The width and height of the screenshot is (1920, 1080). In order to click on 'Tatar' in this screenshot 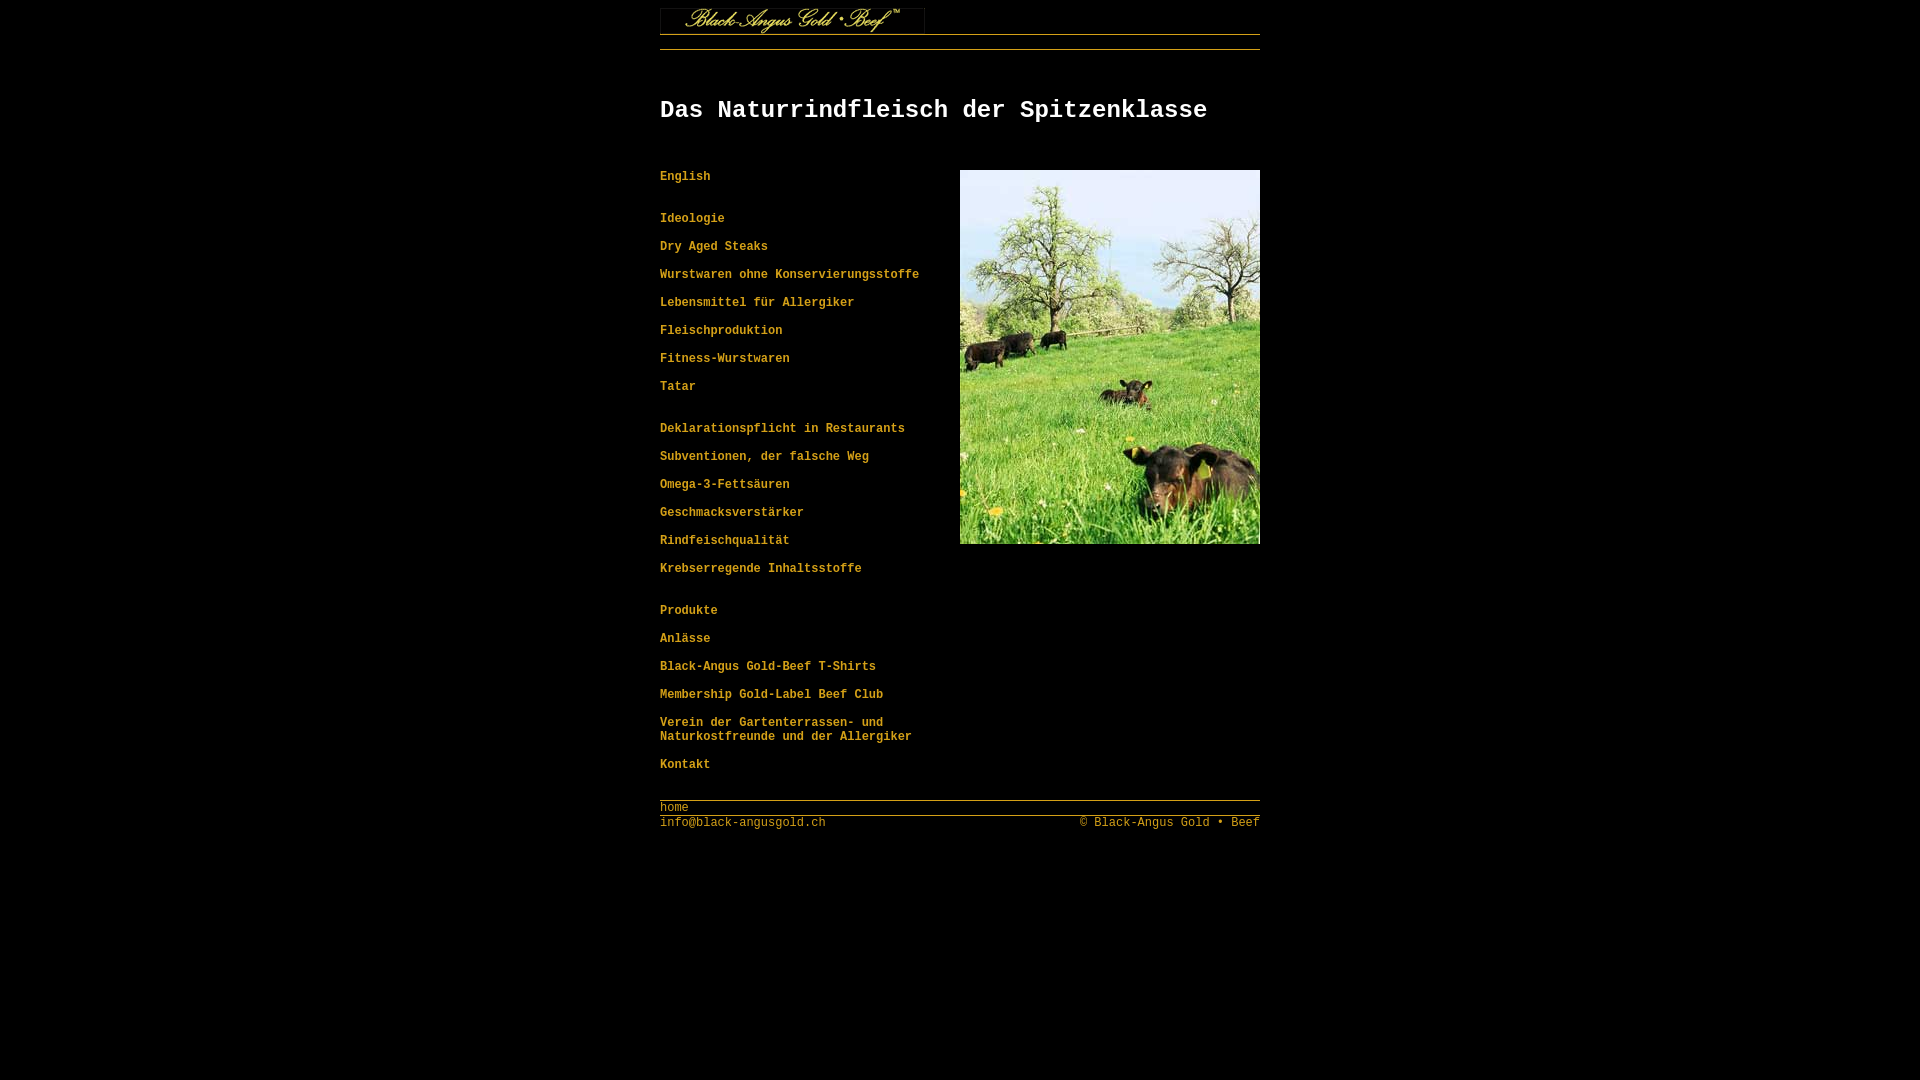, I will do `click(677, 386)`.